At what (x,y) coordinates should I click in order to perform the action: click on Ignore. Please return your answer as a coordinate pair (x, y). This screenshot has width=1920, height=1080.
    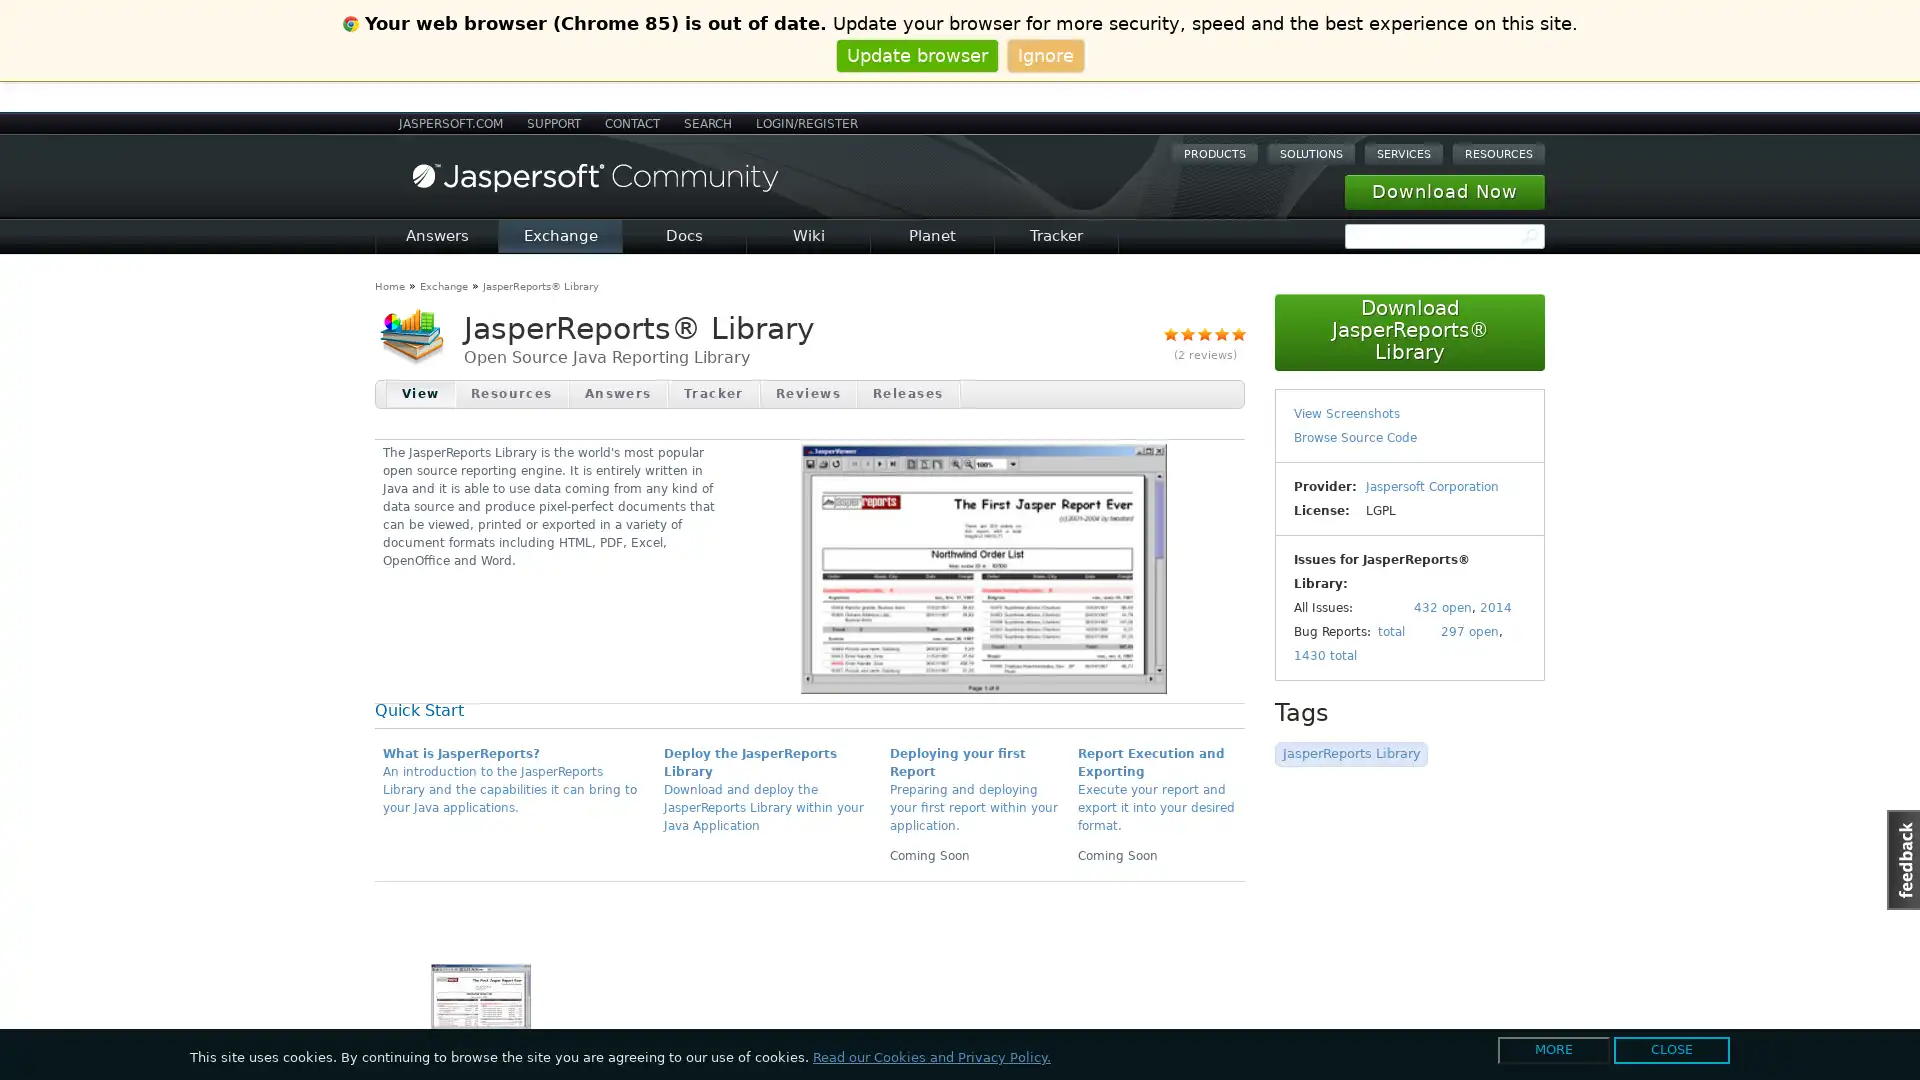
    Looking at the image, I should click on (1044, 54).